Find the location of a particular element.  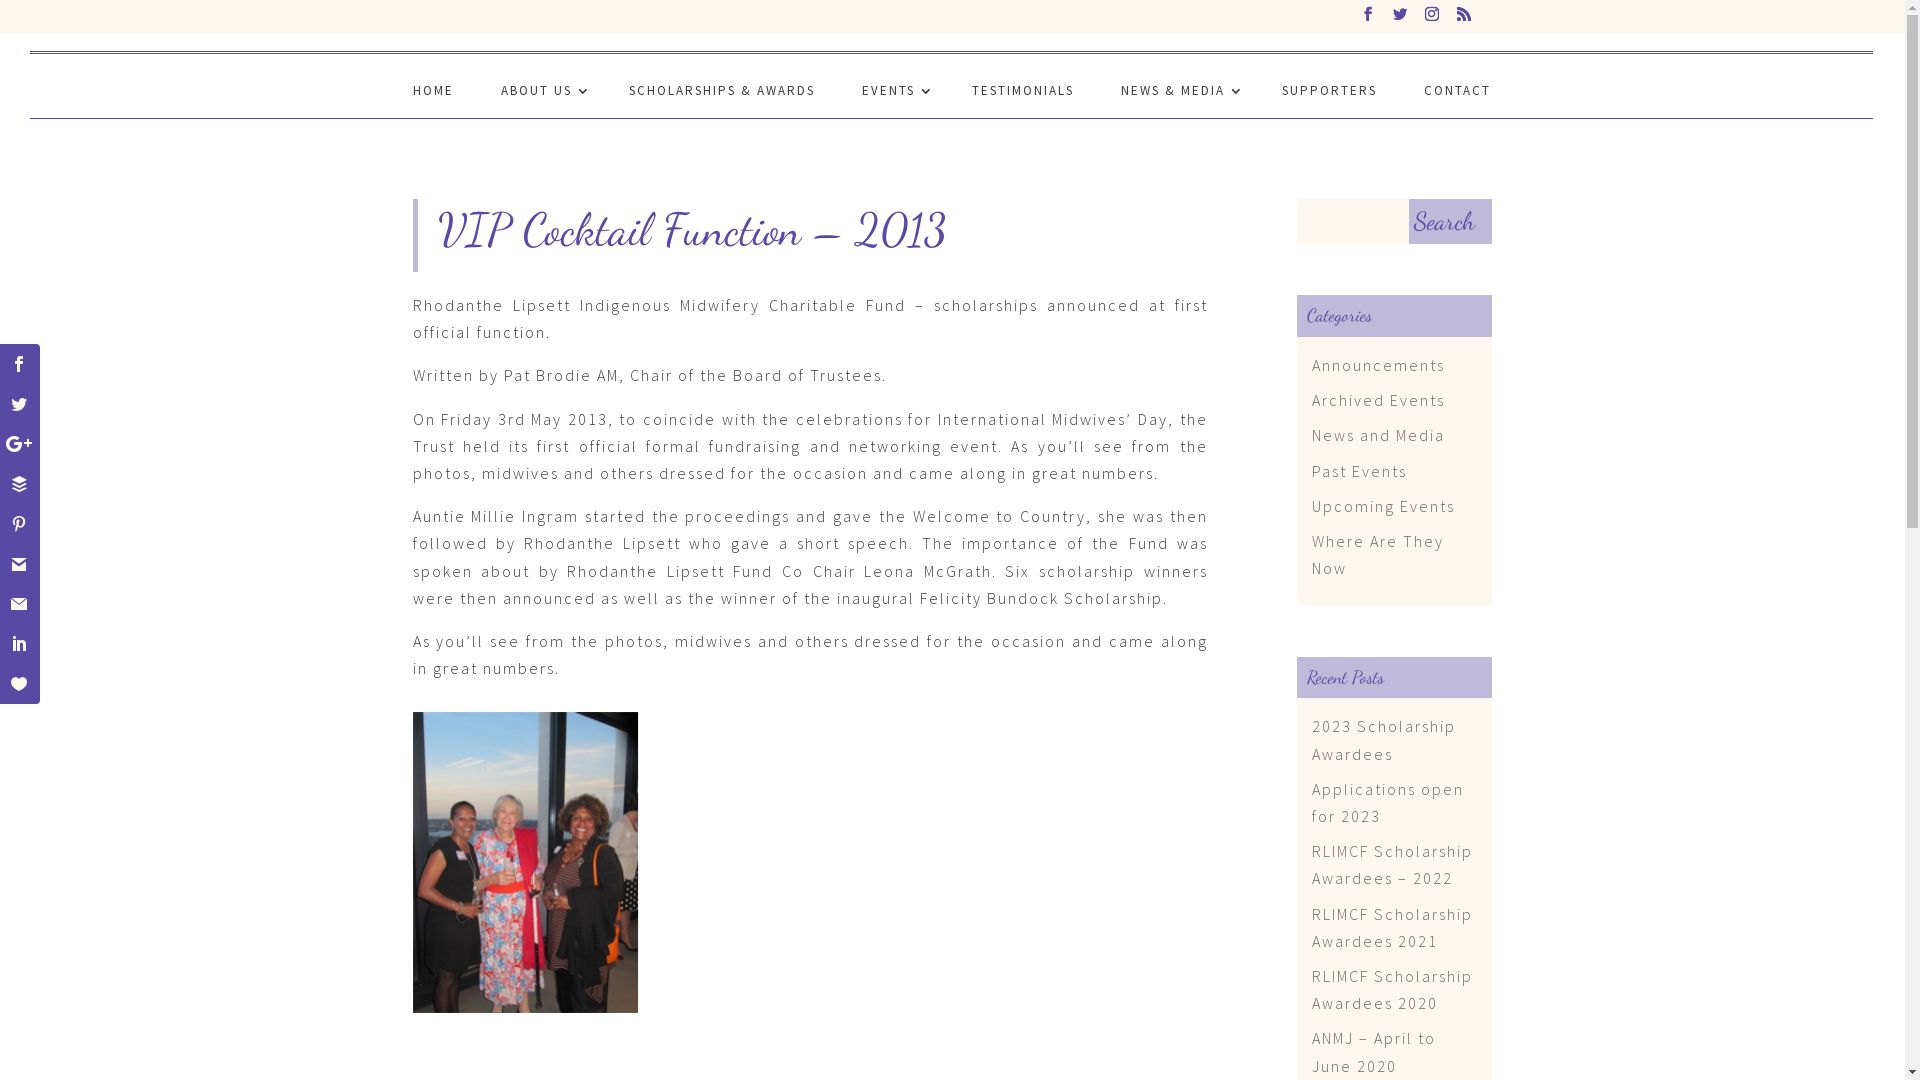

'Search' is located at coordinates (1450, 221).